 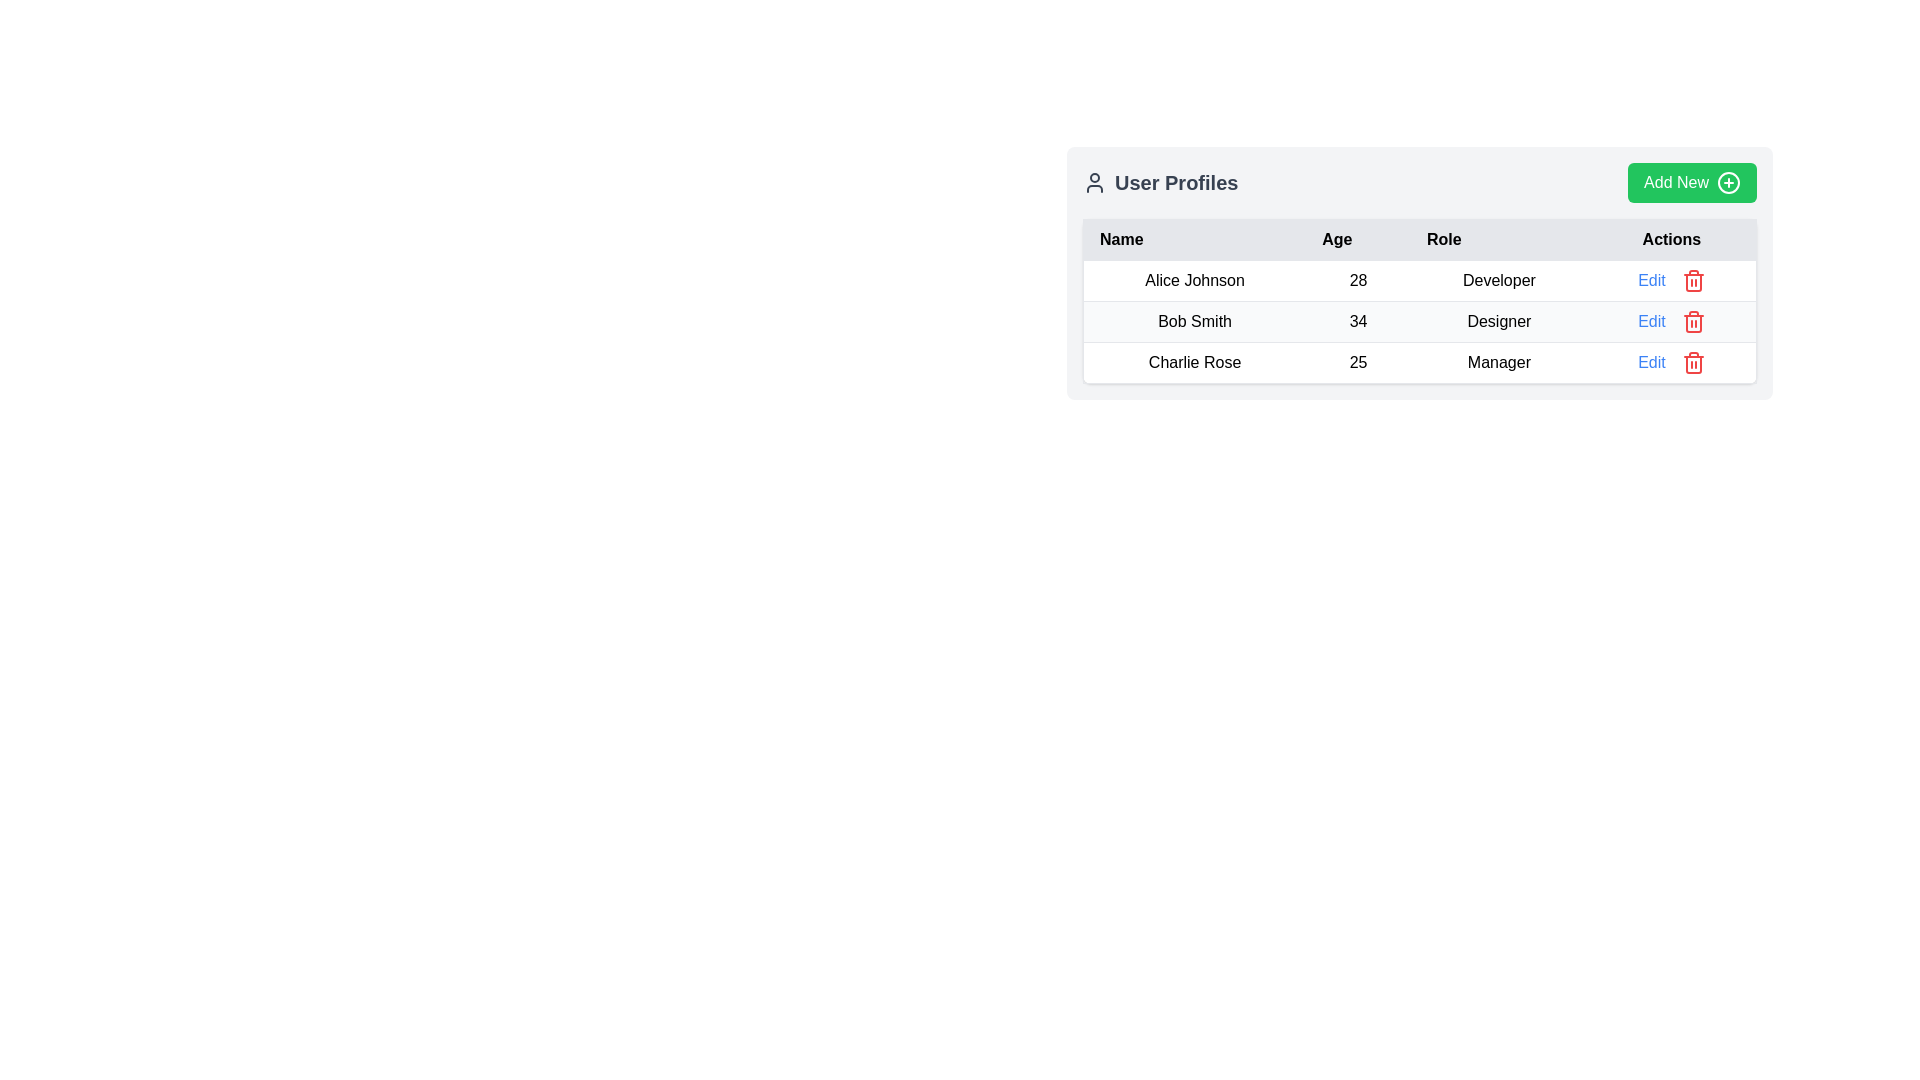 I want to click on the text label displaying 'Developer' located in the 'Role' column of the user profile table, which is the first row under the header 'User Profiles', so click(x=1499, y=281).